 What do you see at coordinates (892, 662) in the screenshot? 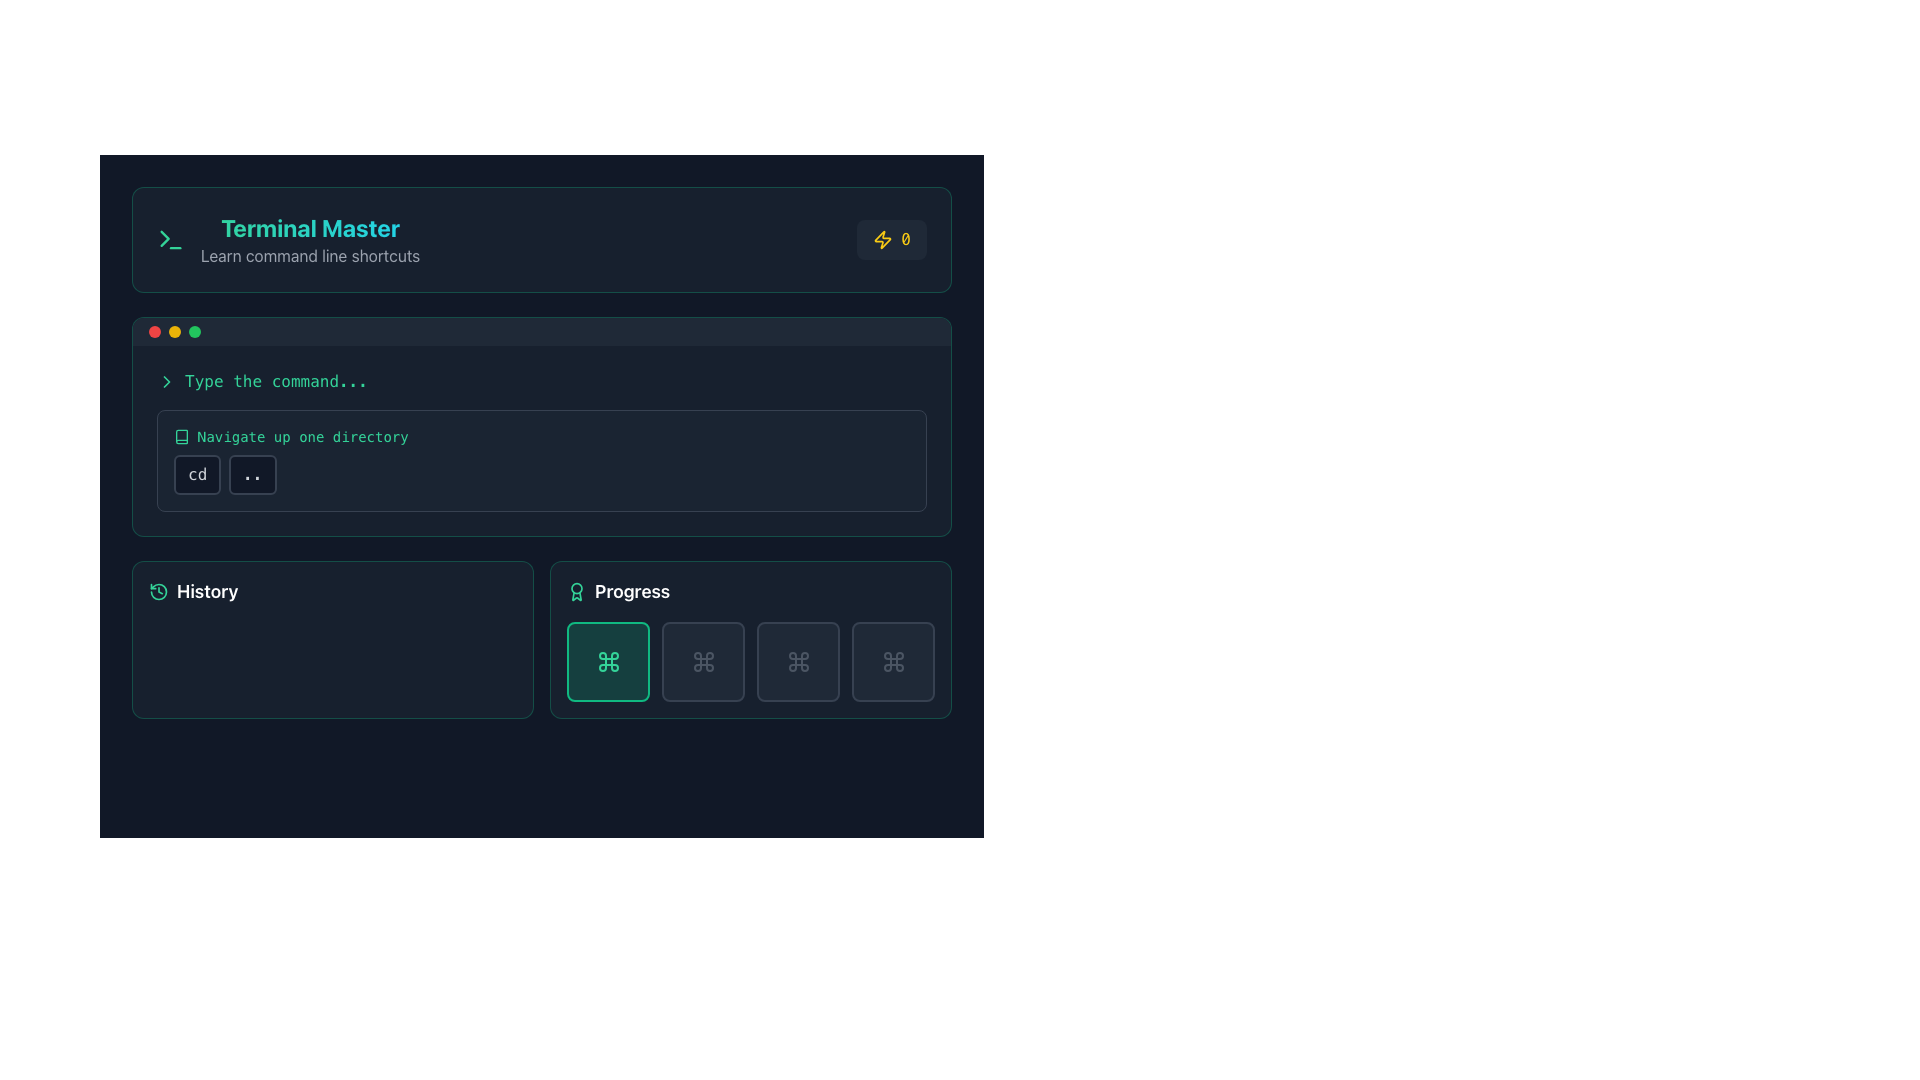
I see `the dark rectangular button with rounded corners, located at the bottom-right corner of the layout, inside the 'Progress' group` at bounding box center [892, 662].